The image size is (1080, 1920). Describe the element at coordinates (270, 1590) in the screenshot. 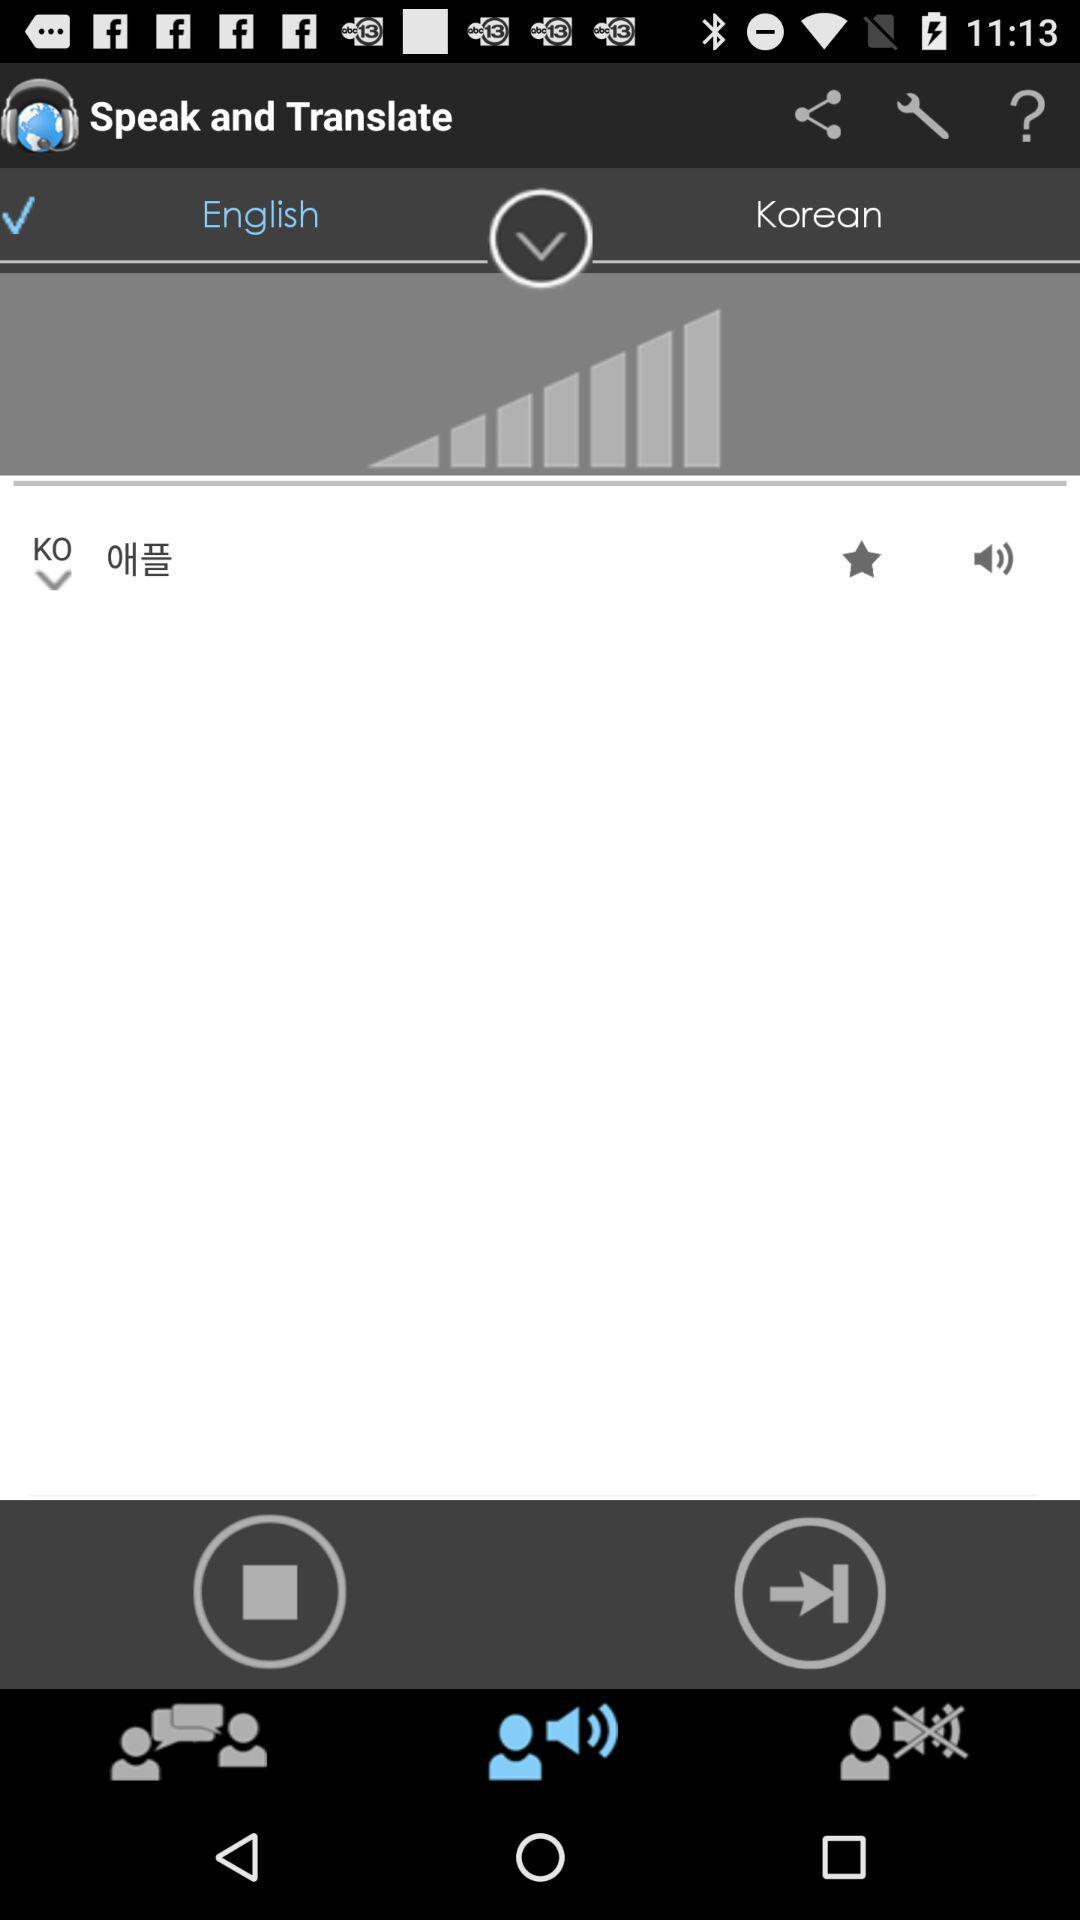

I see `stops recording for translation` at that location.